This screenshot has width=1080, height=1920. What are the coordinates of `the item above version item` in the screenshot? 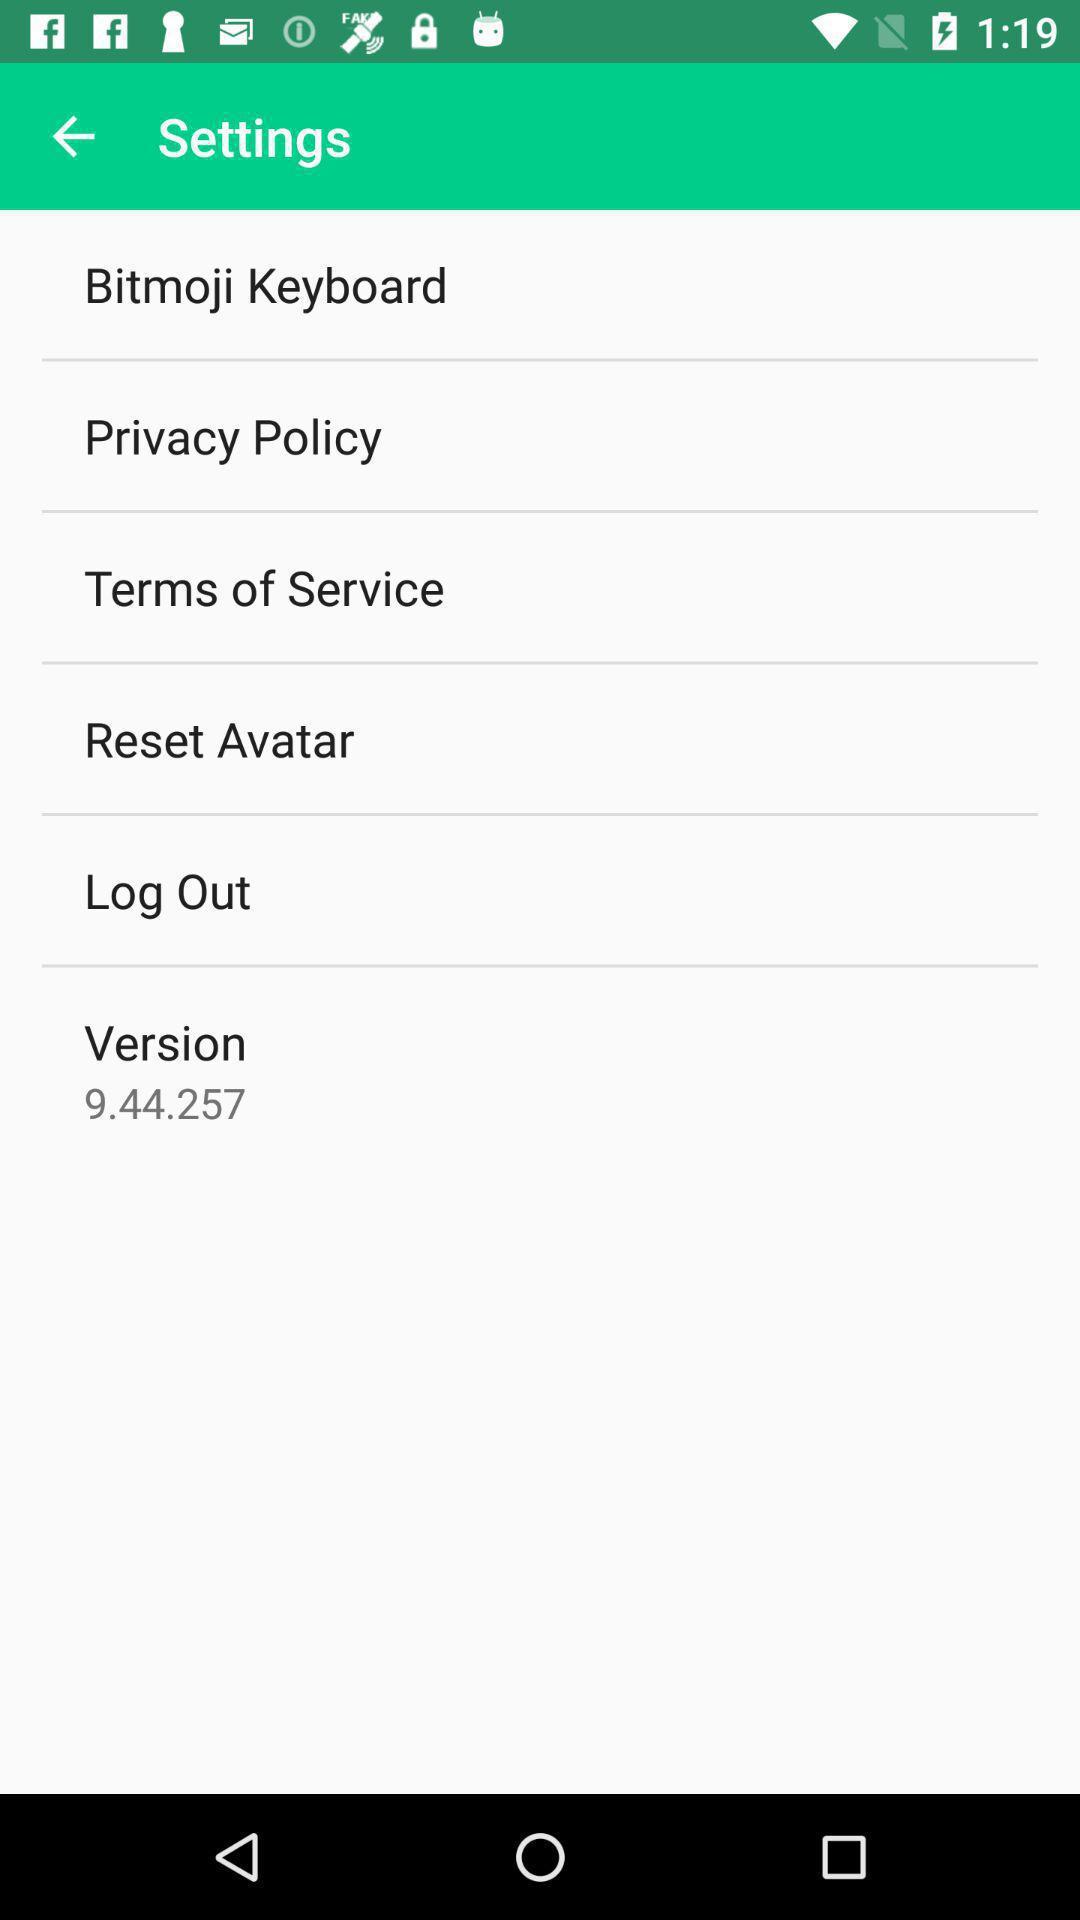 It's located at (166, 889).